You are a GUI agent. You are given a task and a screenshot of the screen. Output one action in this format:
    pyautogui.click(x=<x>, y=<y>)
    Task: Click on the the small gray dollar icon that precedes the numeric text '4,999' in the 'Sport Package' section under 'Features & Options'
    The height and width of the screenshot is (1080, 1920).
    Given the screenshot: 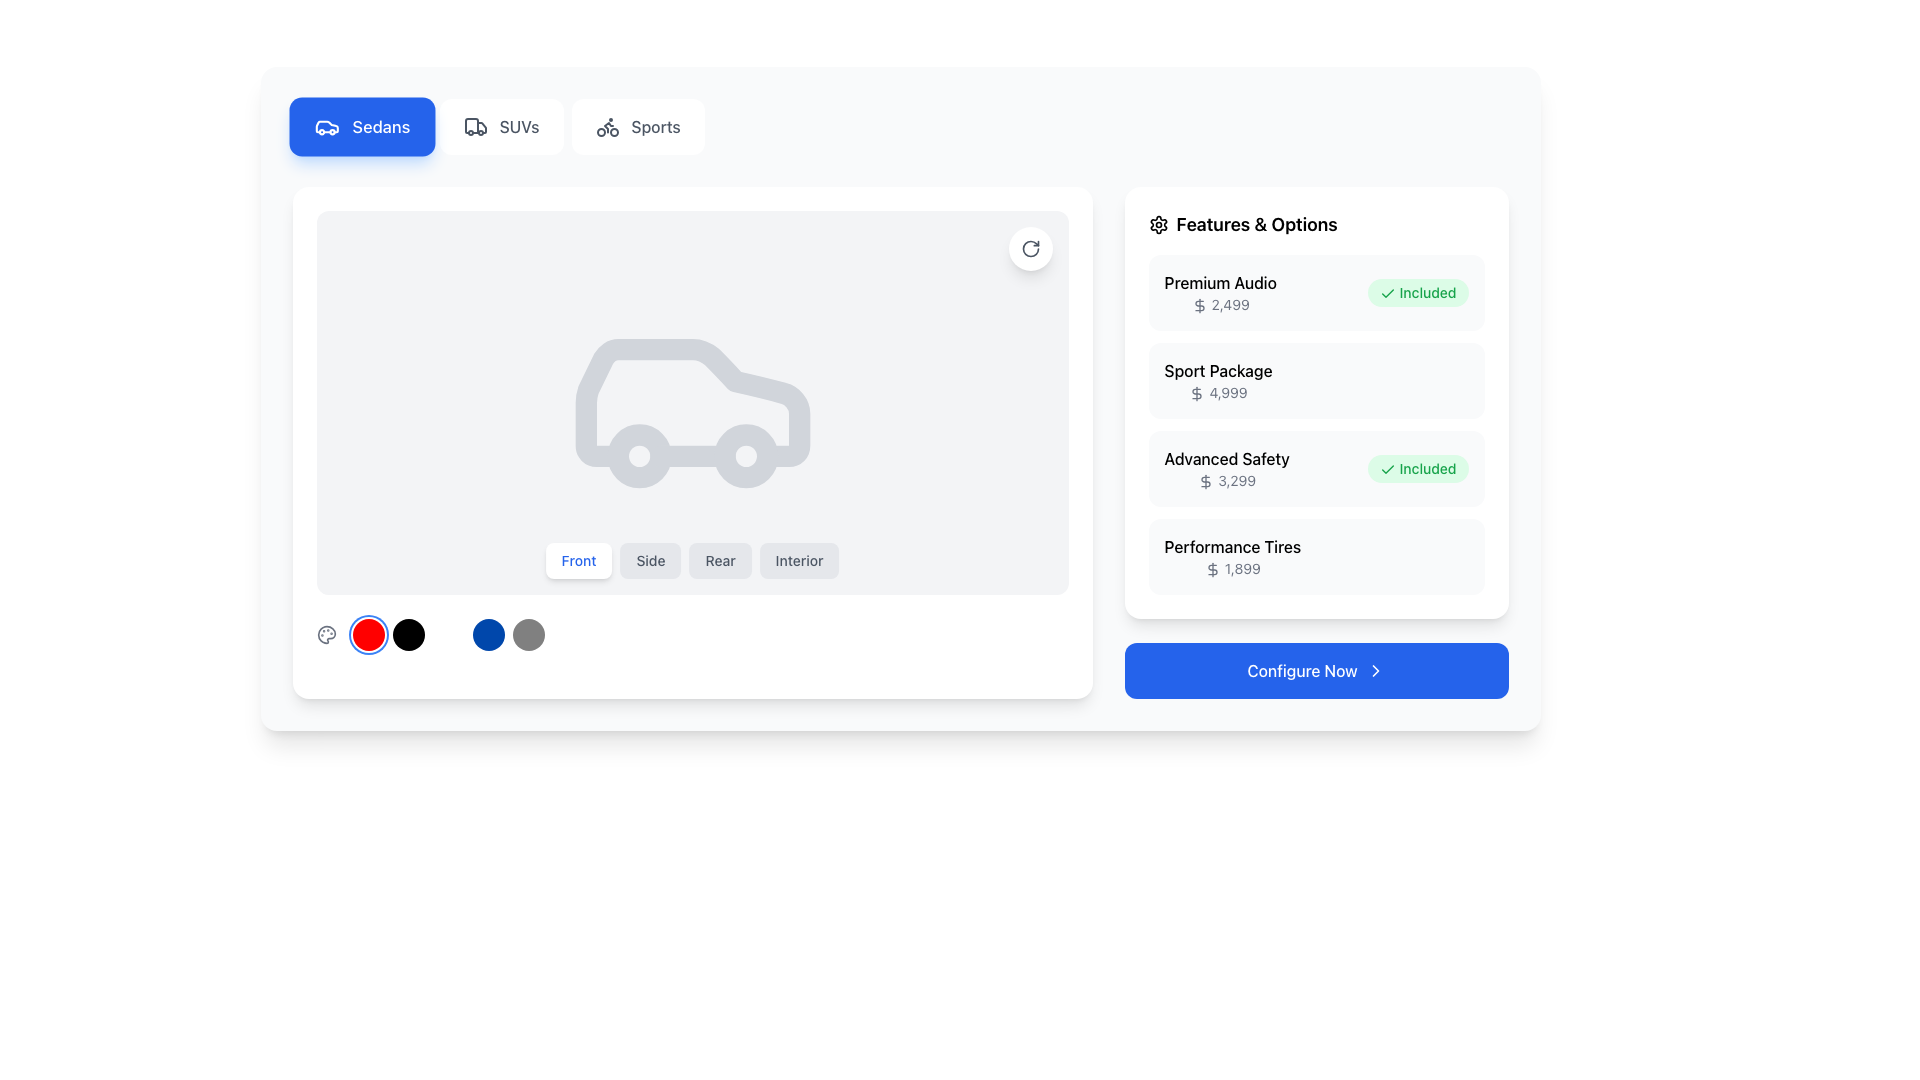 What is the action you would take?
    pyautogui.click(x=1197, y=394)
    